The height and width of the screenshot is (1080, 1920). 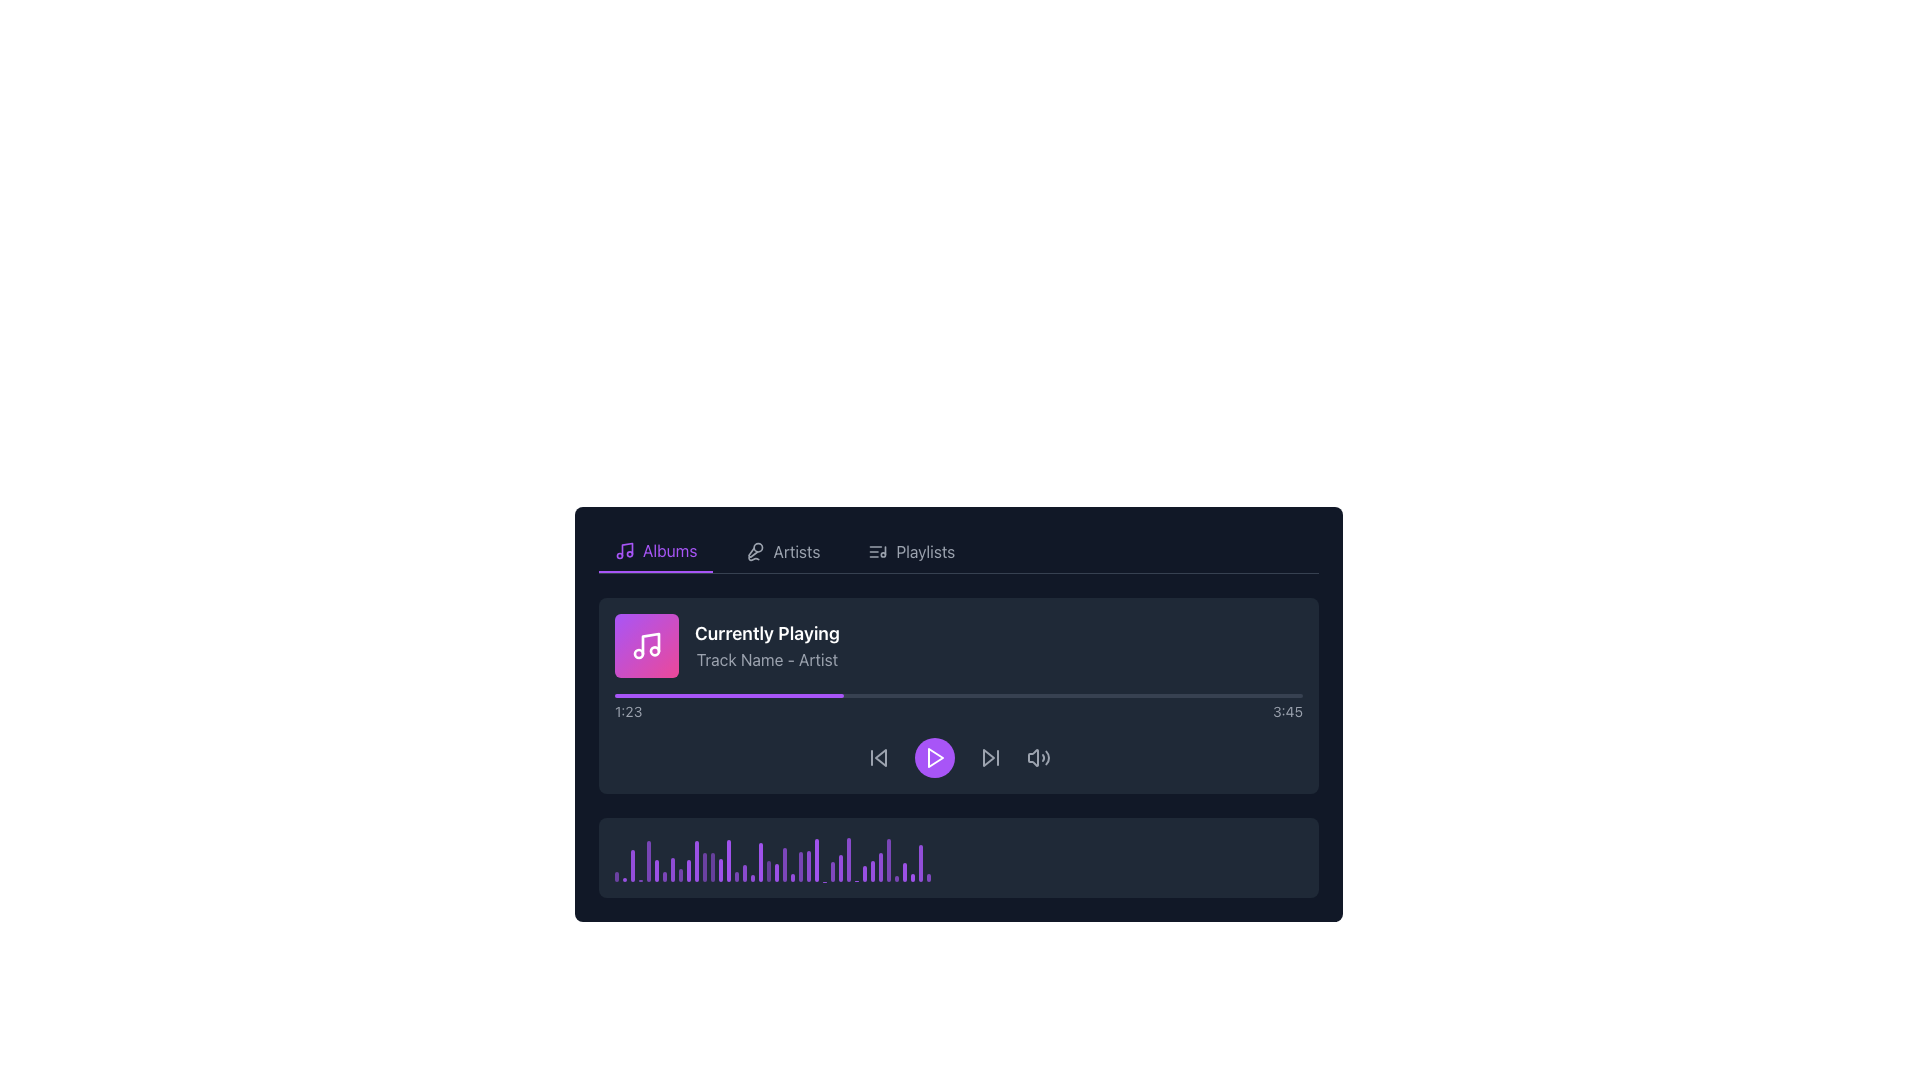 What do you see at coordinates (880, 866) in the screenshot?
I see `the 29th purple rounded bar chart column located in the bottom section of the media player interface` at bounding box center [880, 866].